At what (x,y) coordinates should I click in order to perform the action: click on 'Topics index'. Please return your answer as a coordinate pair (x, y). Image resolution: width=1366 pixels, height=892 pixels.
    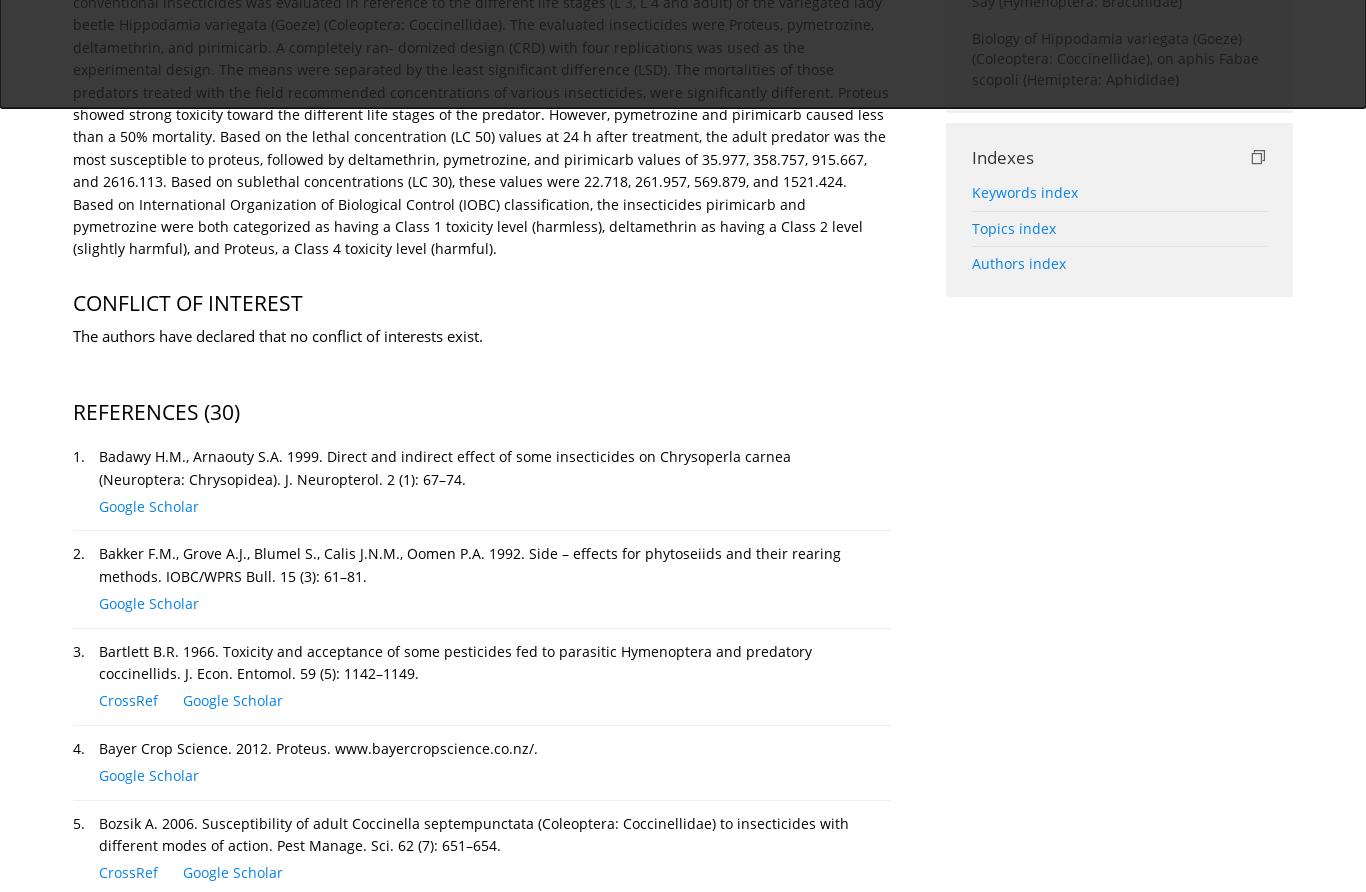
    Looking at the image, I should click on (1013, 227).